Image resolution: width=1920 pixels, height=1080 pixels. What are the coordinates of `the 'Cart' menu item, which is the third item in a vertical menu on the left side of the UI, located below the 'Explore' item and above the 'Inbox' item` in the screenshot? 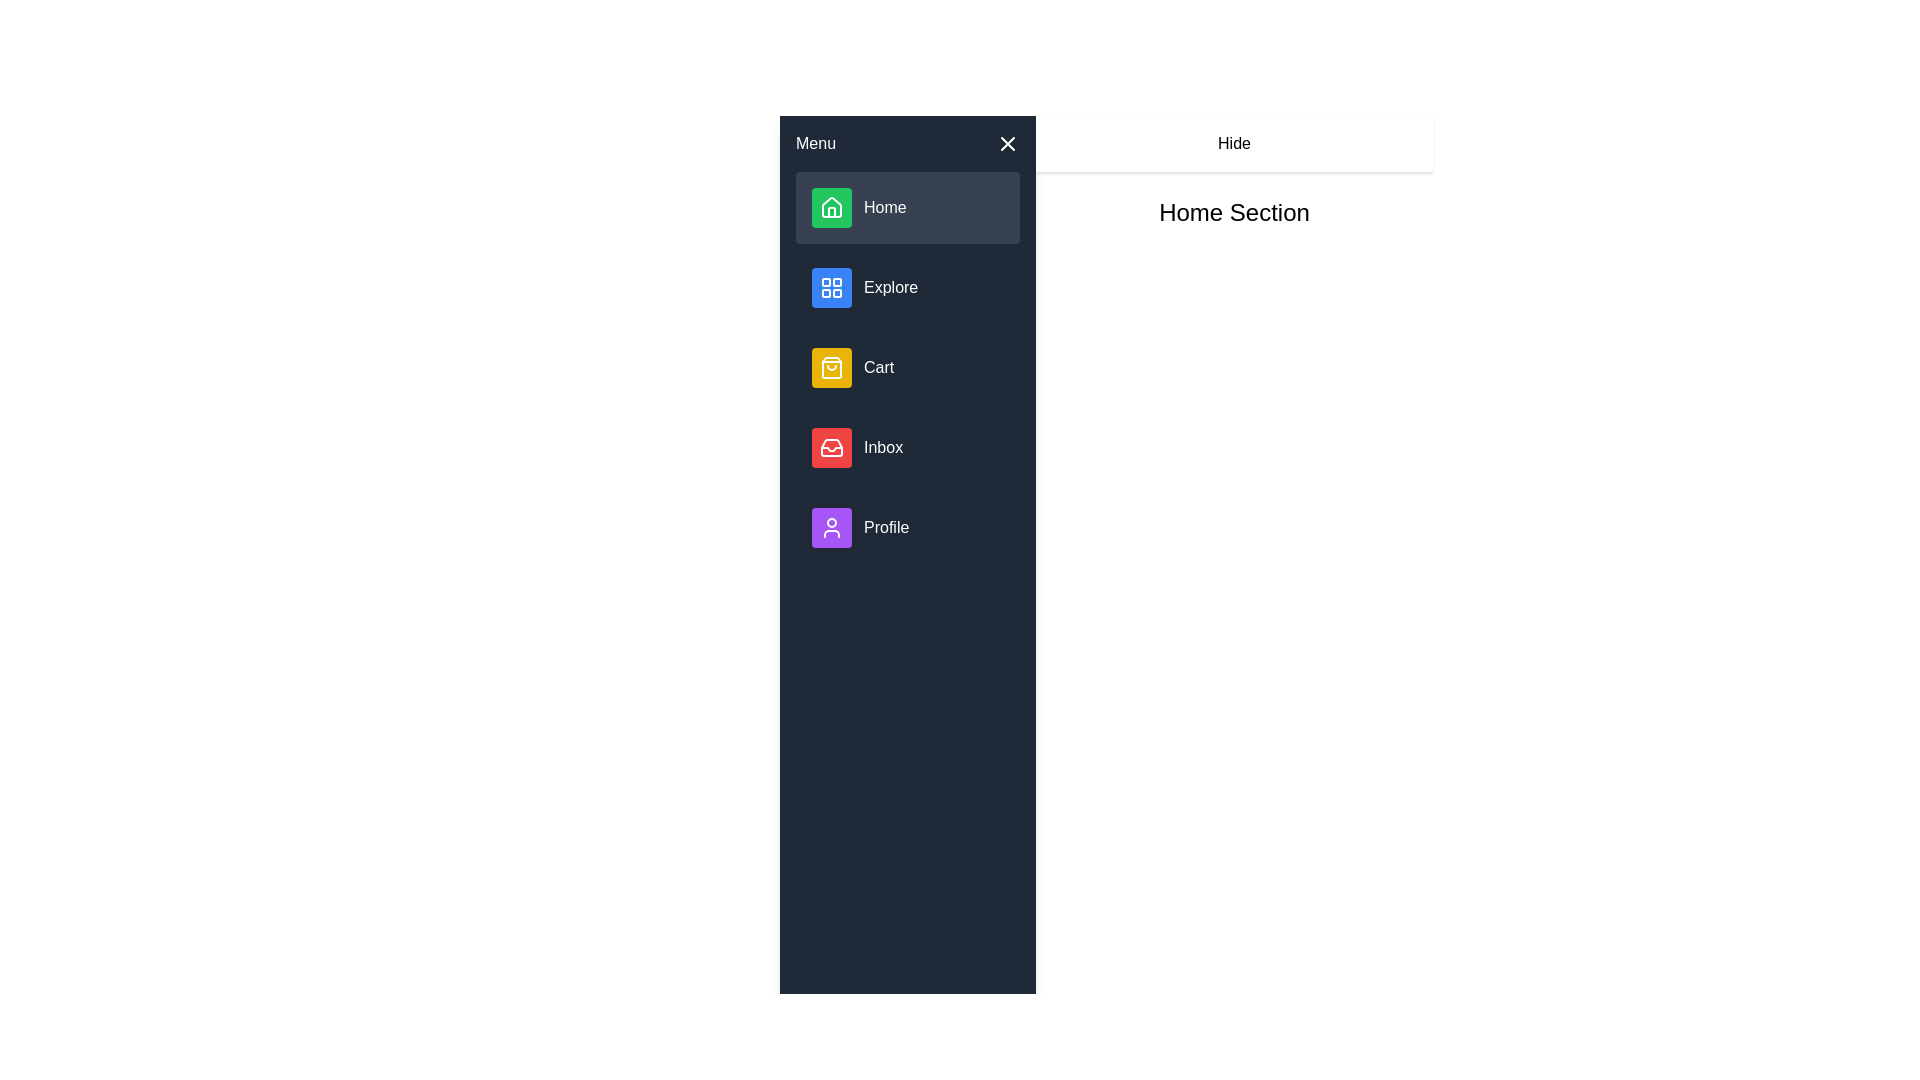 It's located at (906, 367).